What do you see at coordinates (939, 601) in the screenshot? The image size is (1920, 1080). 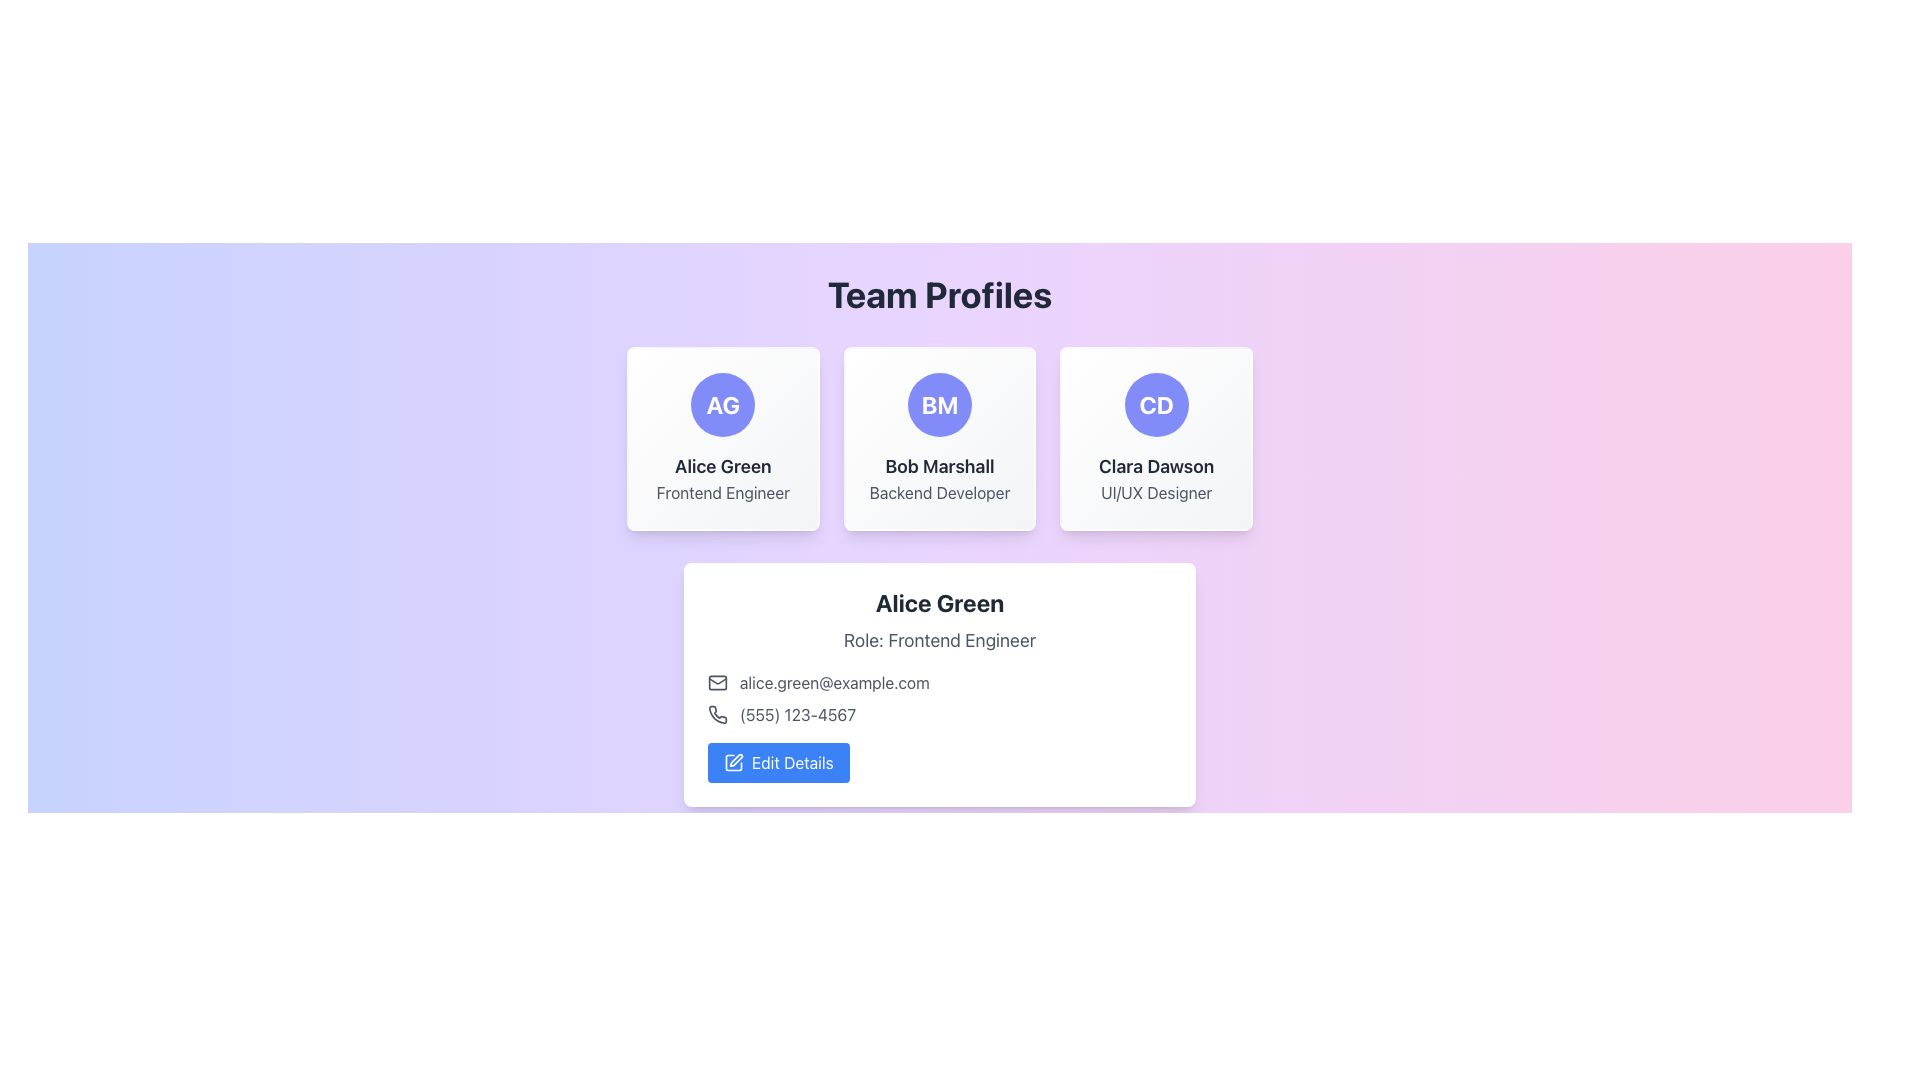 I see `the static text label displaying the name 'Alice Green' at the top of the team profile card` at bounding box center [939, 601].